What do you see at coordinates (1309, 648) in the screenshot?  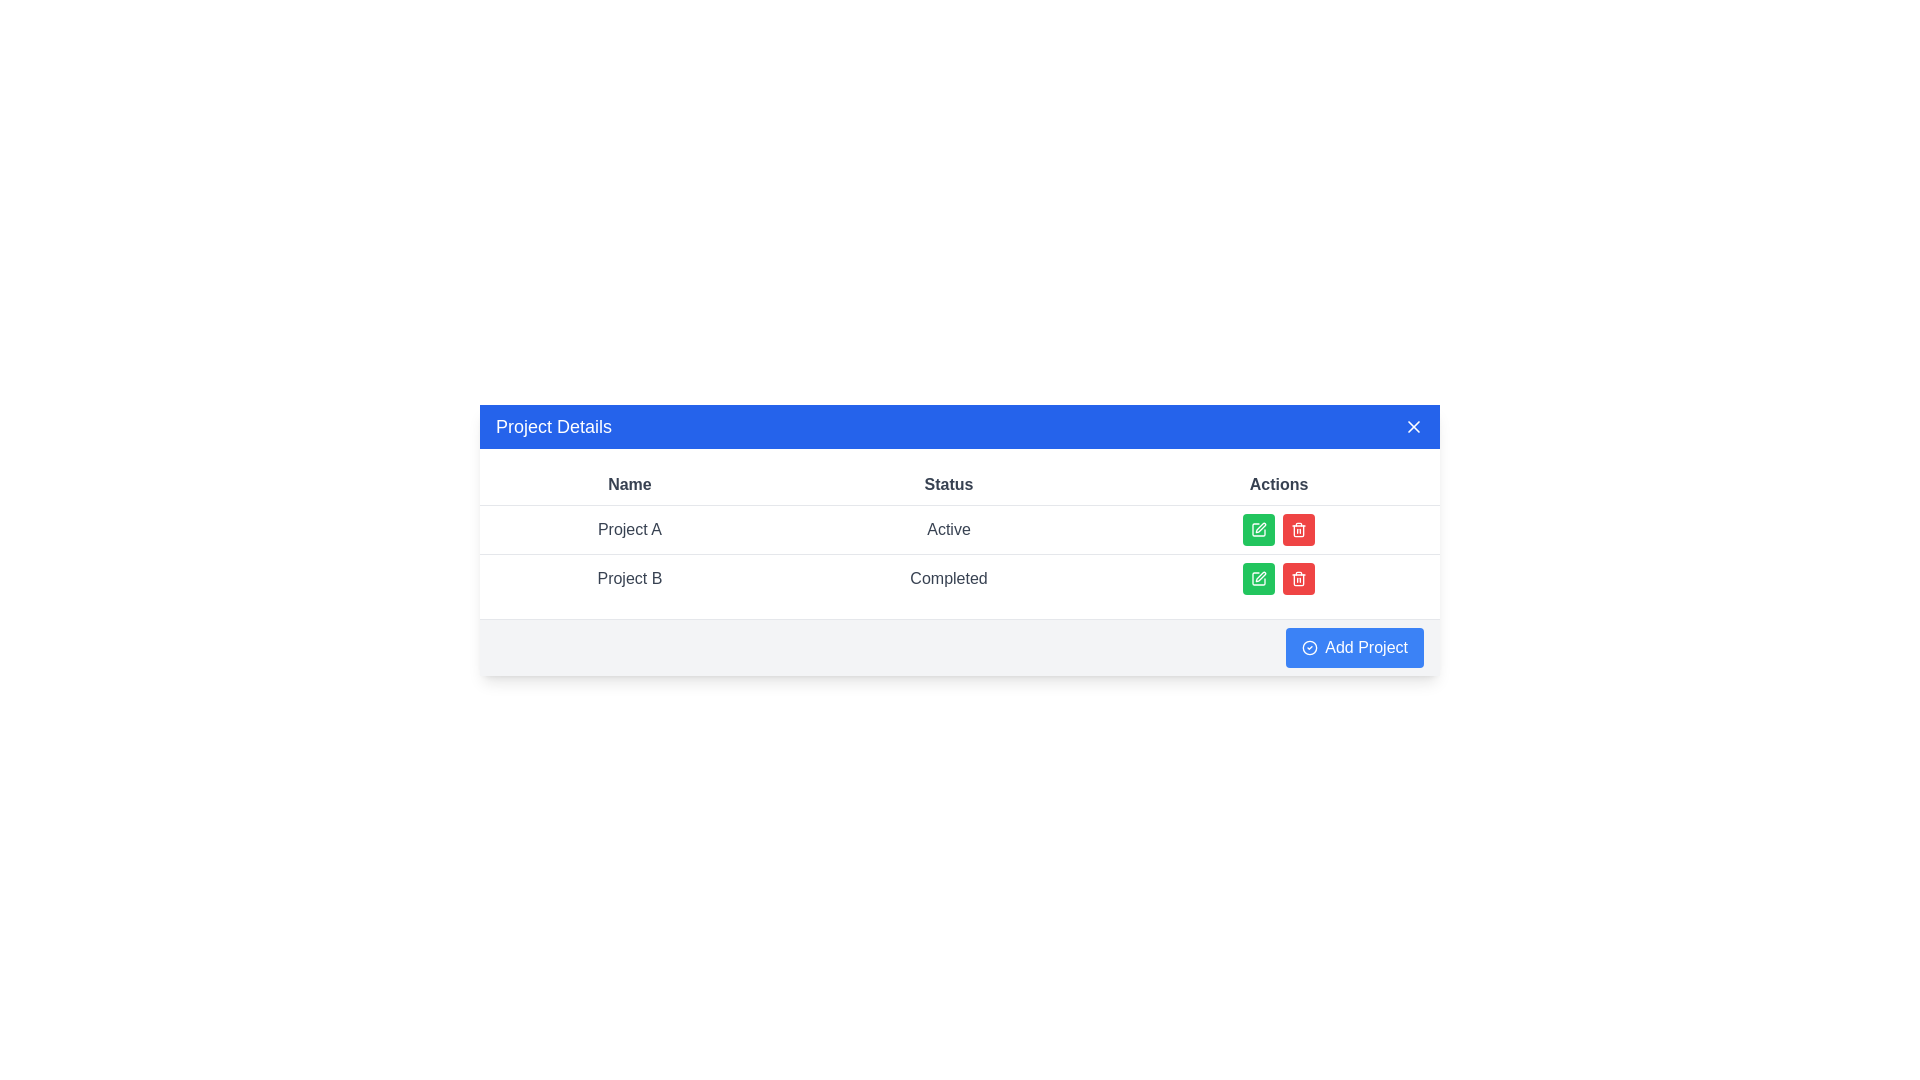 I see `the circular boundary element styled in blue, which is part of a check mark icon located to the right of the 'Completed' label in the 'Status' column of the second row of the table` at bounding box center [1309, 648].